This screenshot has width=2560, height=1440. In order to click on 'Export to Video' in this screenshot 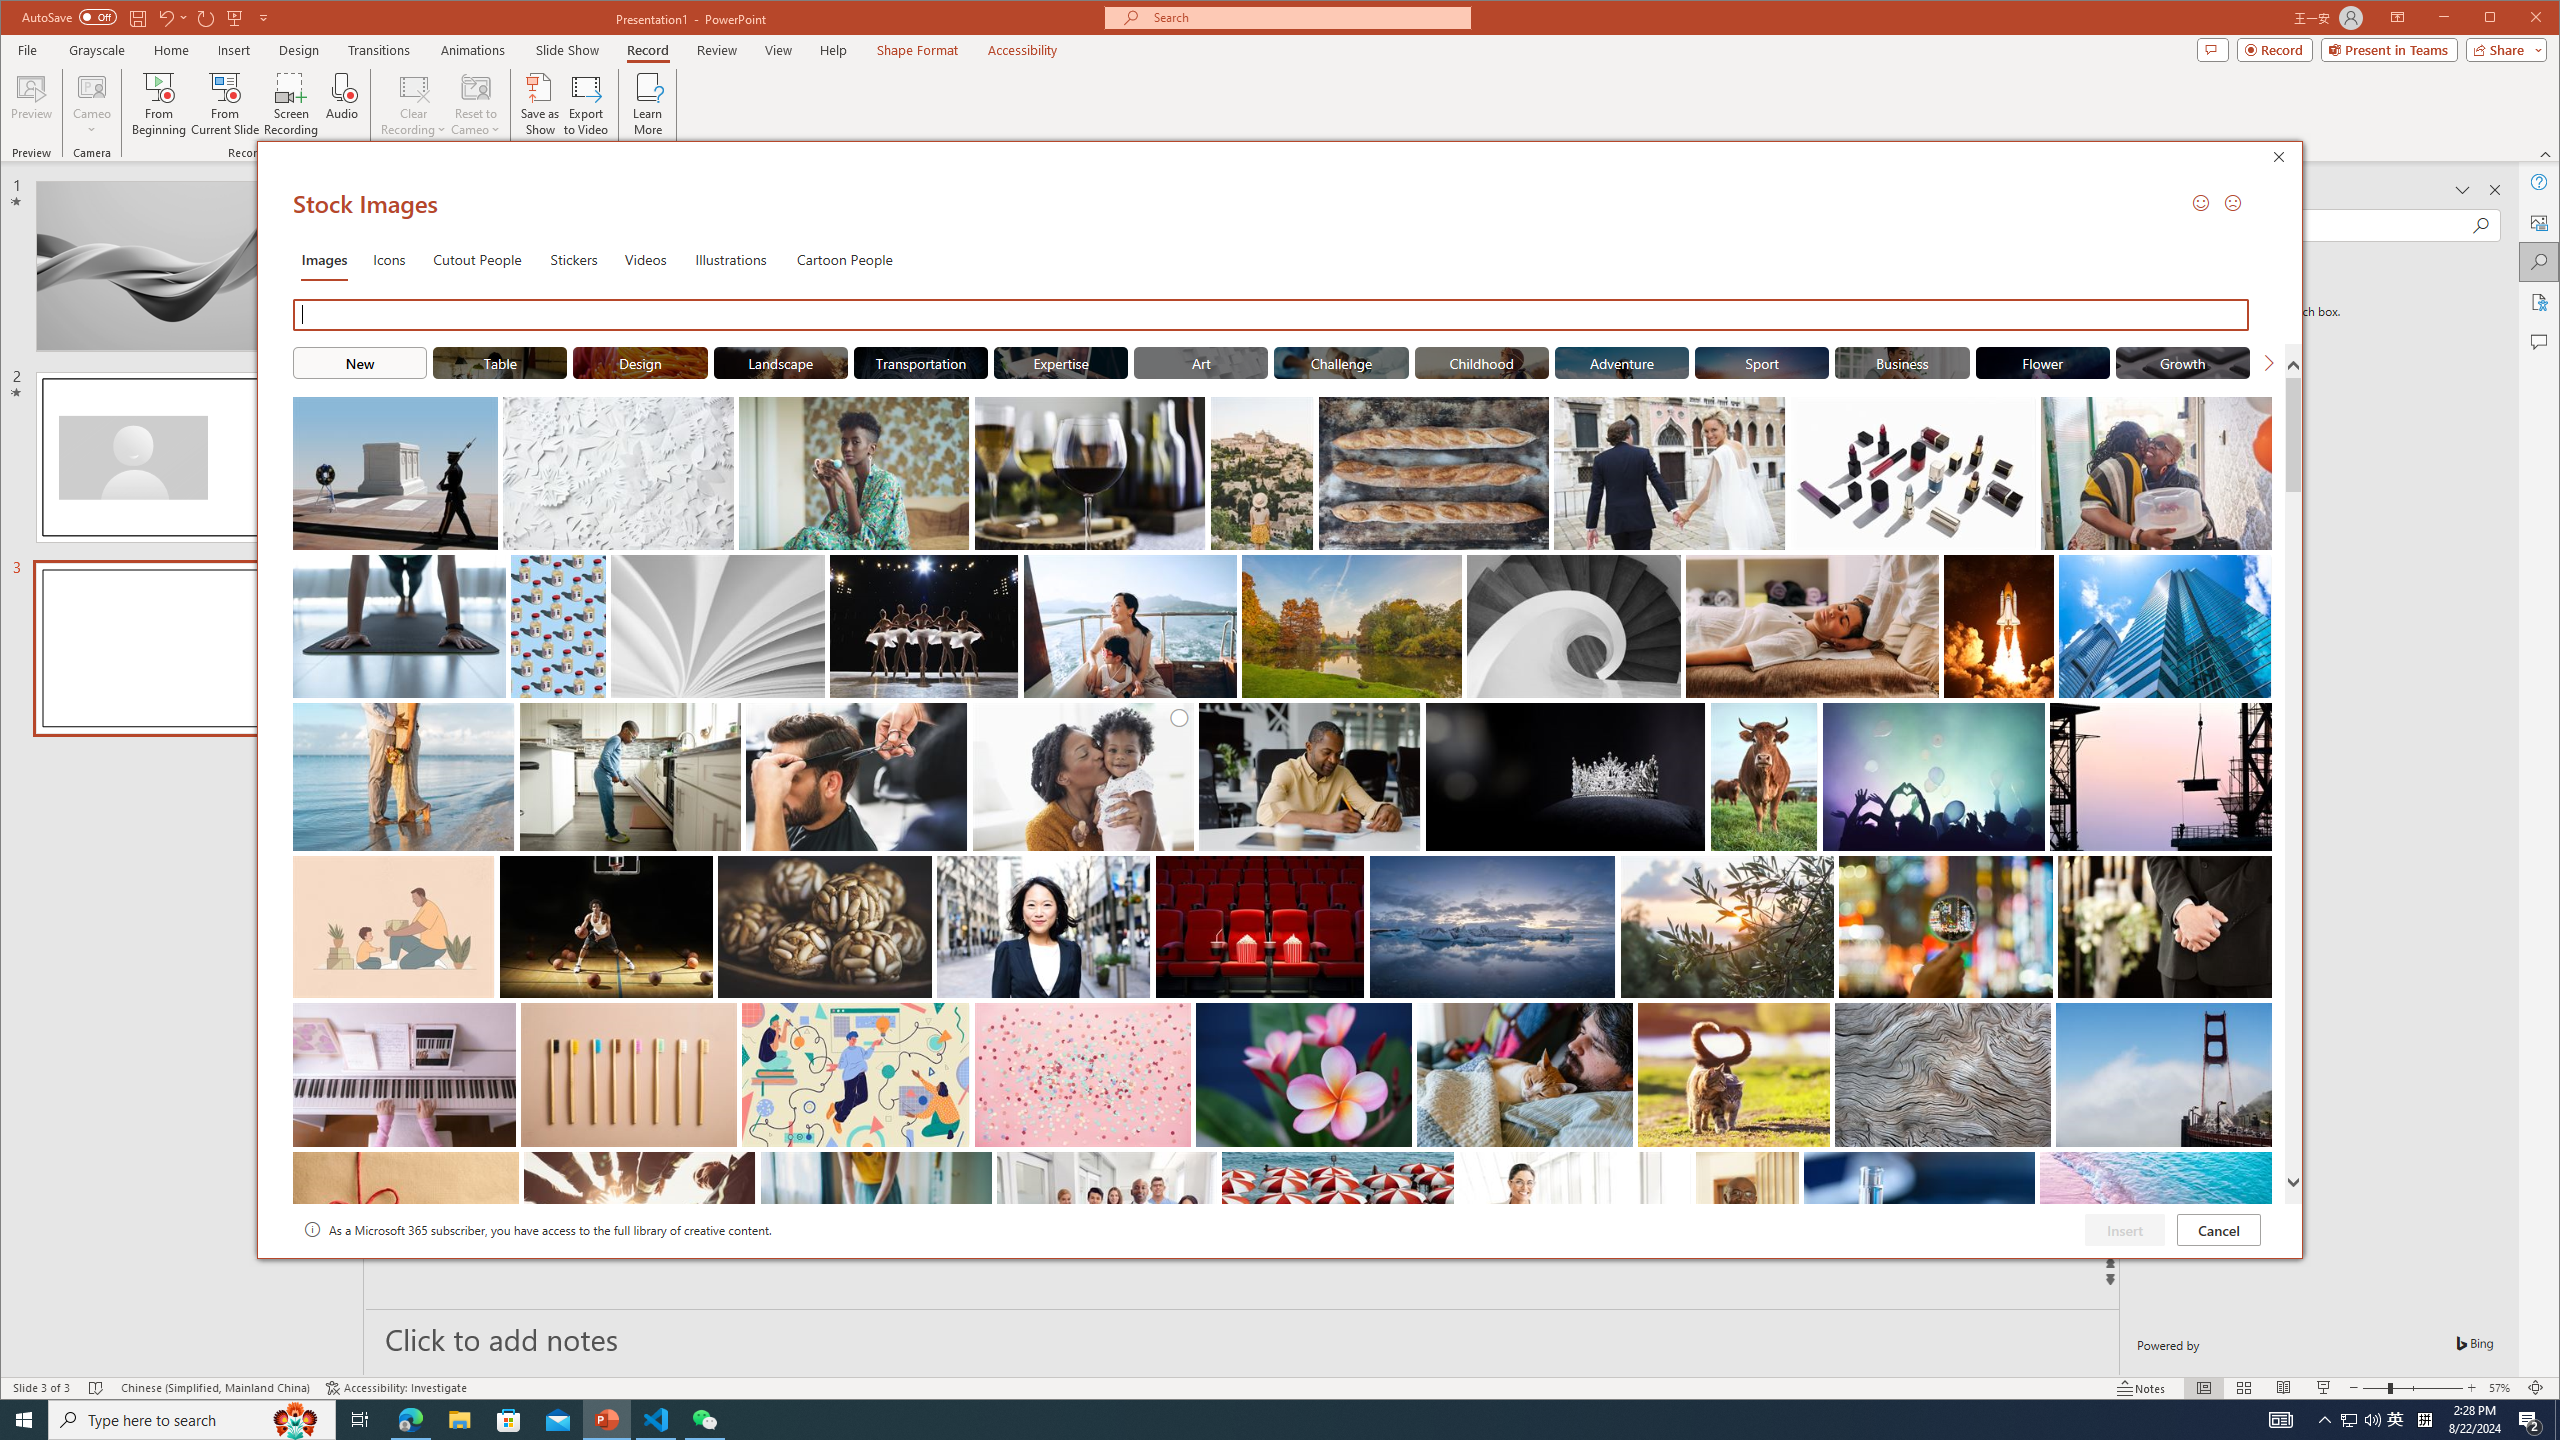, I will do `click(587, 103)`.